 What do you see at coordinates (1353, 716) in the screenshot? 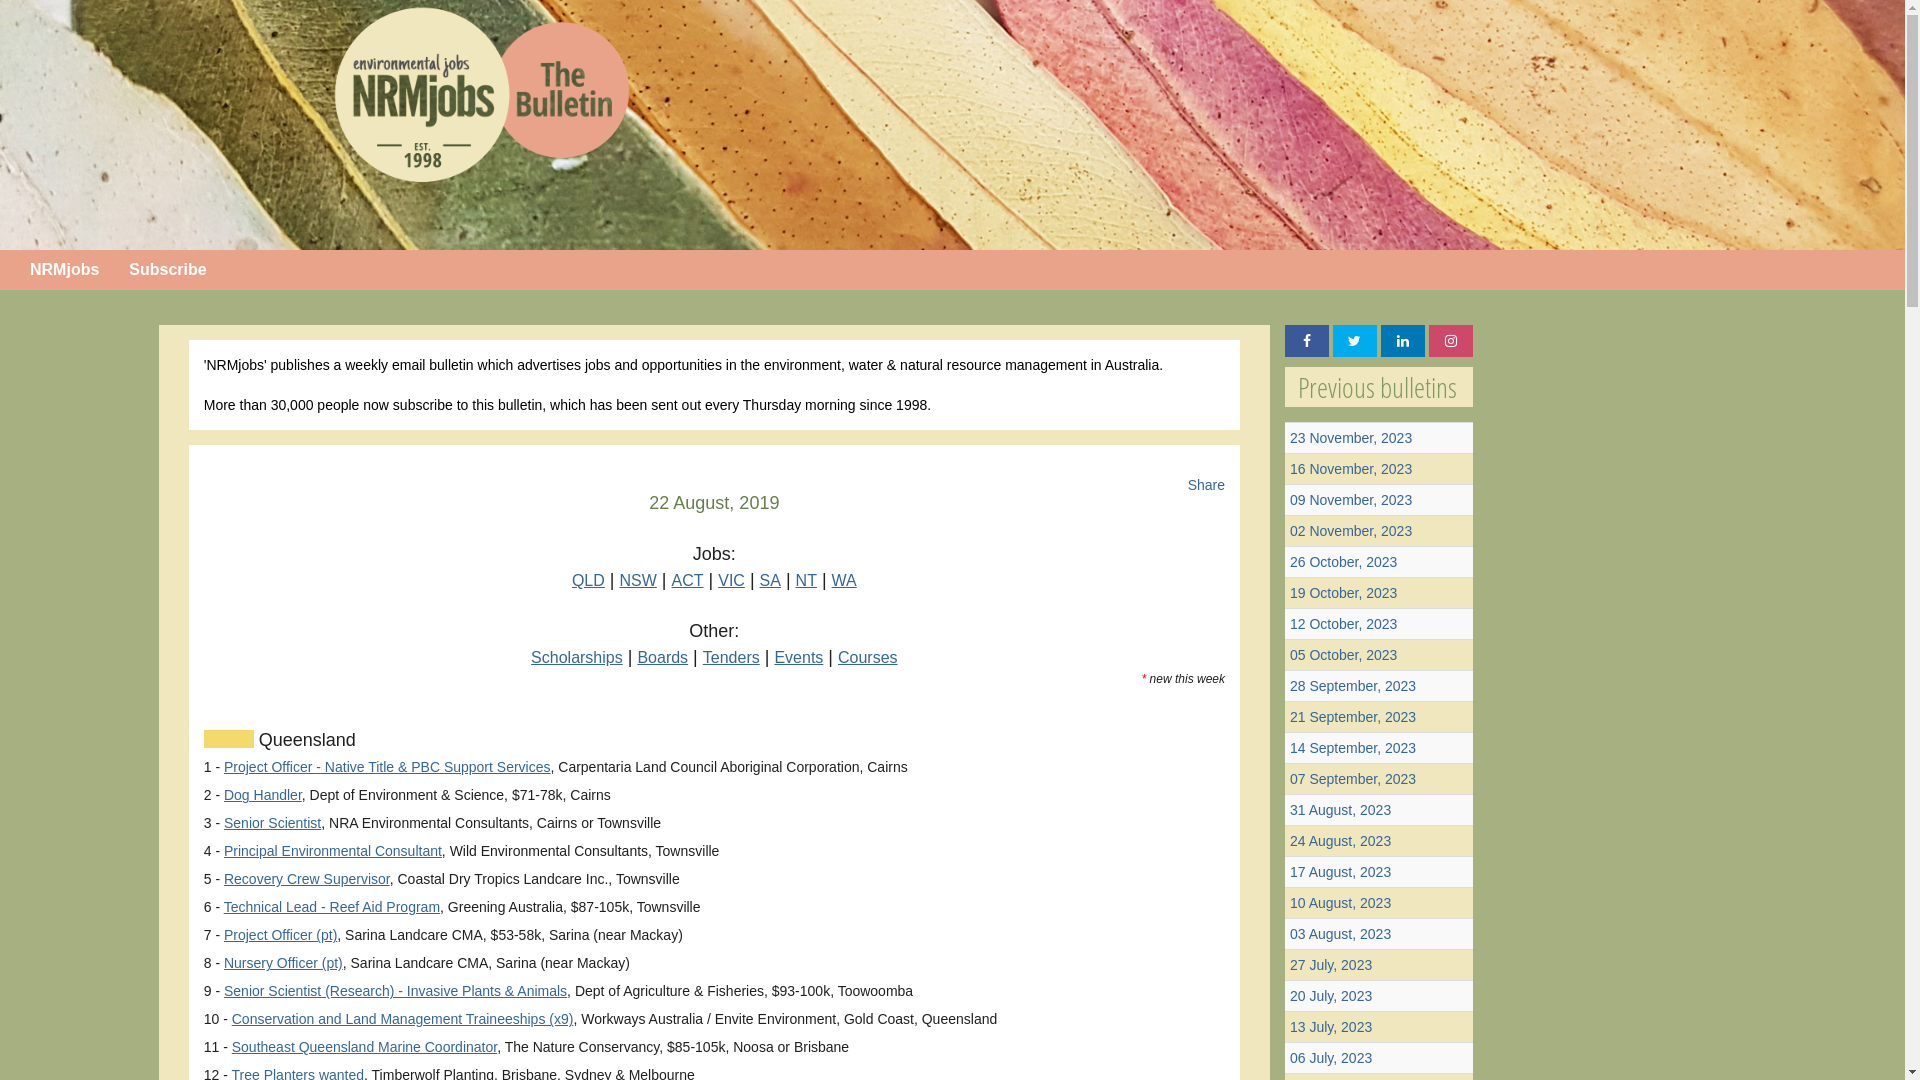
I see `'21 September, 2023'` at bounding box center [1353, 716].